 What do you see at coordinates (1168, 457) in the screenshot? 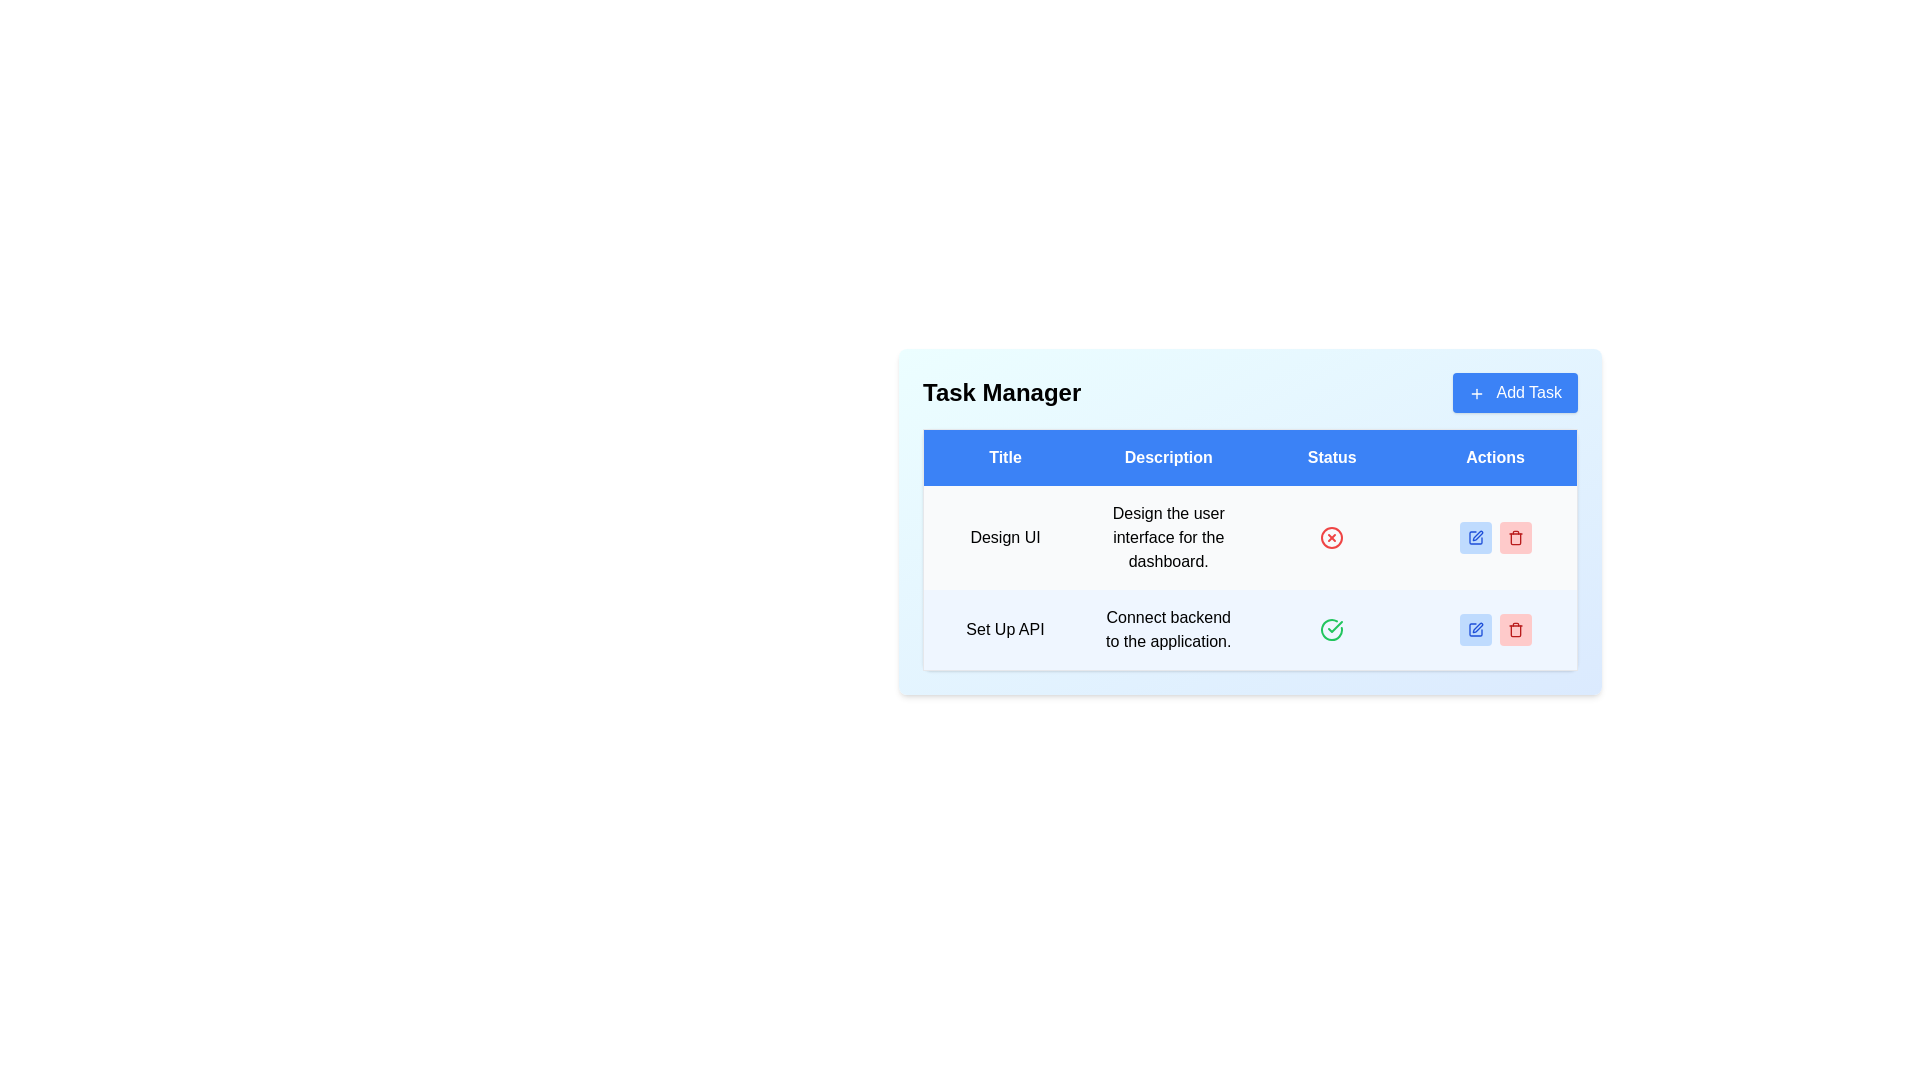
I see `the header element that serves as a label for descriptions, positioned between 'Title' and 'Status' in a horizontal row of buttons` at bounding box center [1168, 457].